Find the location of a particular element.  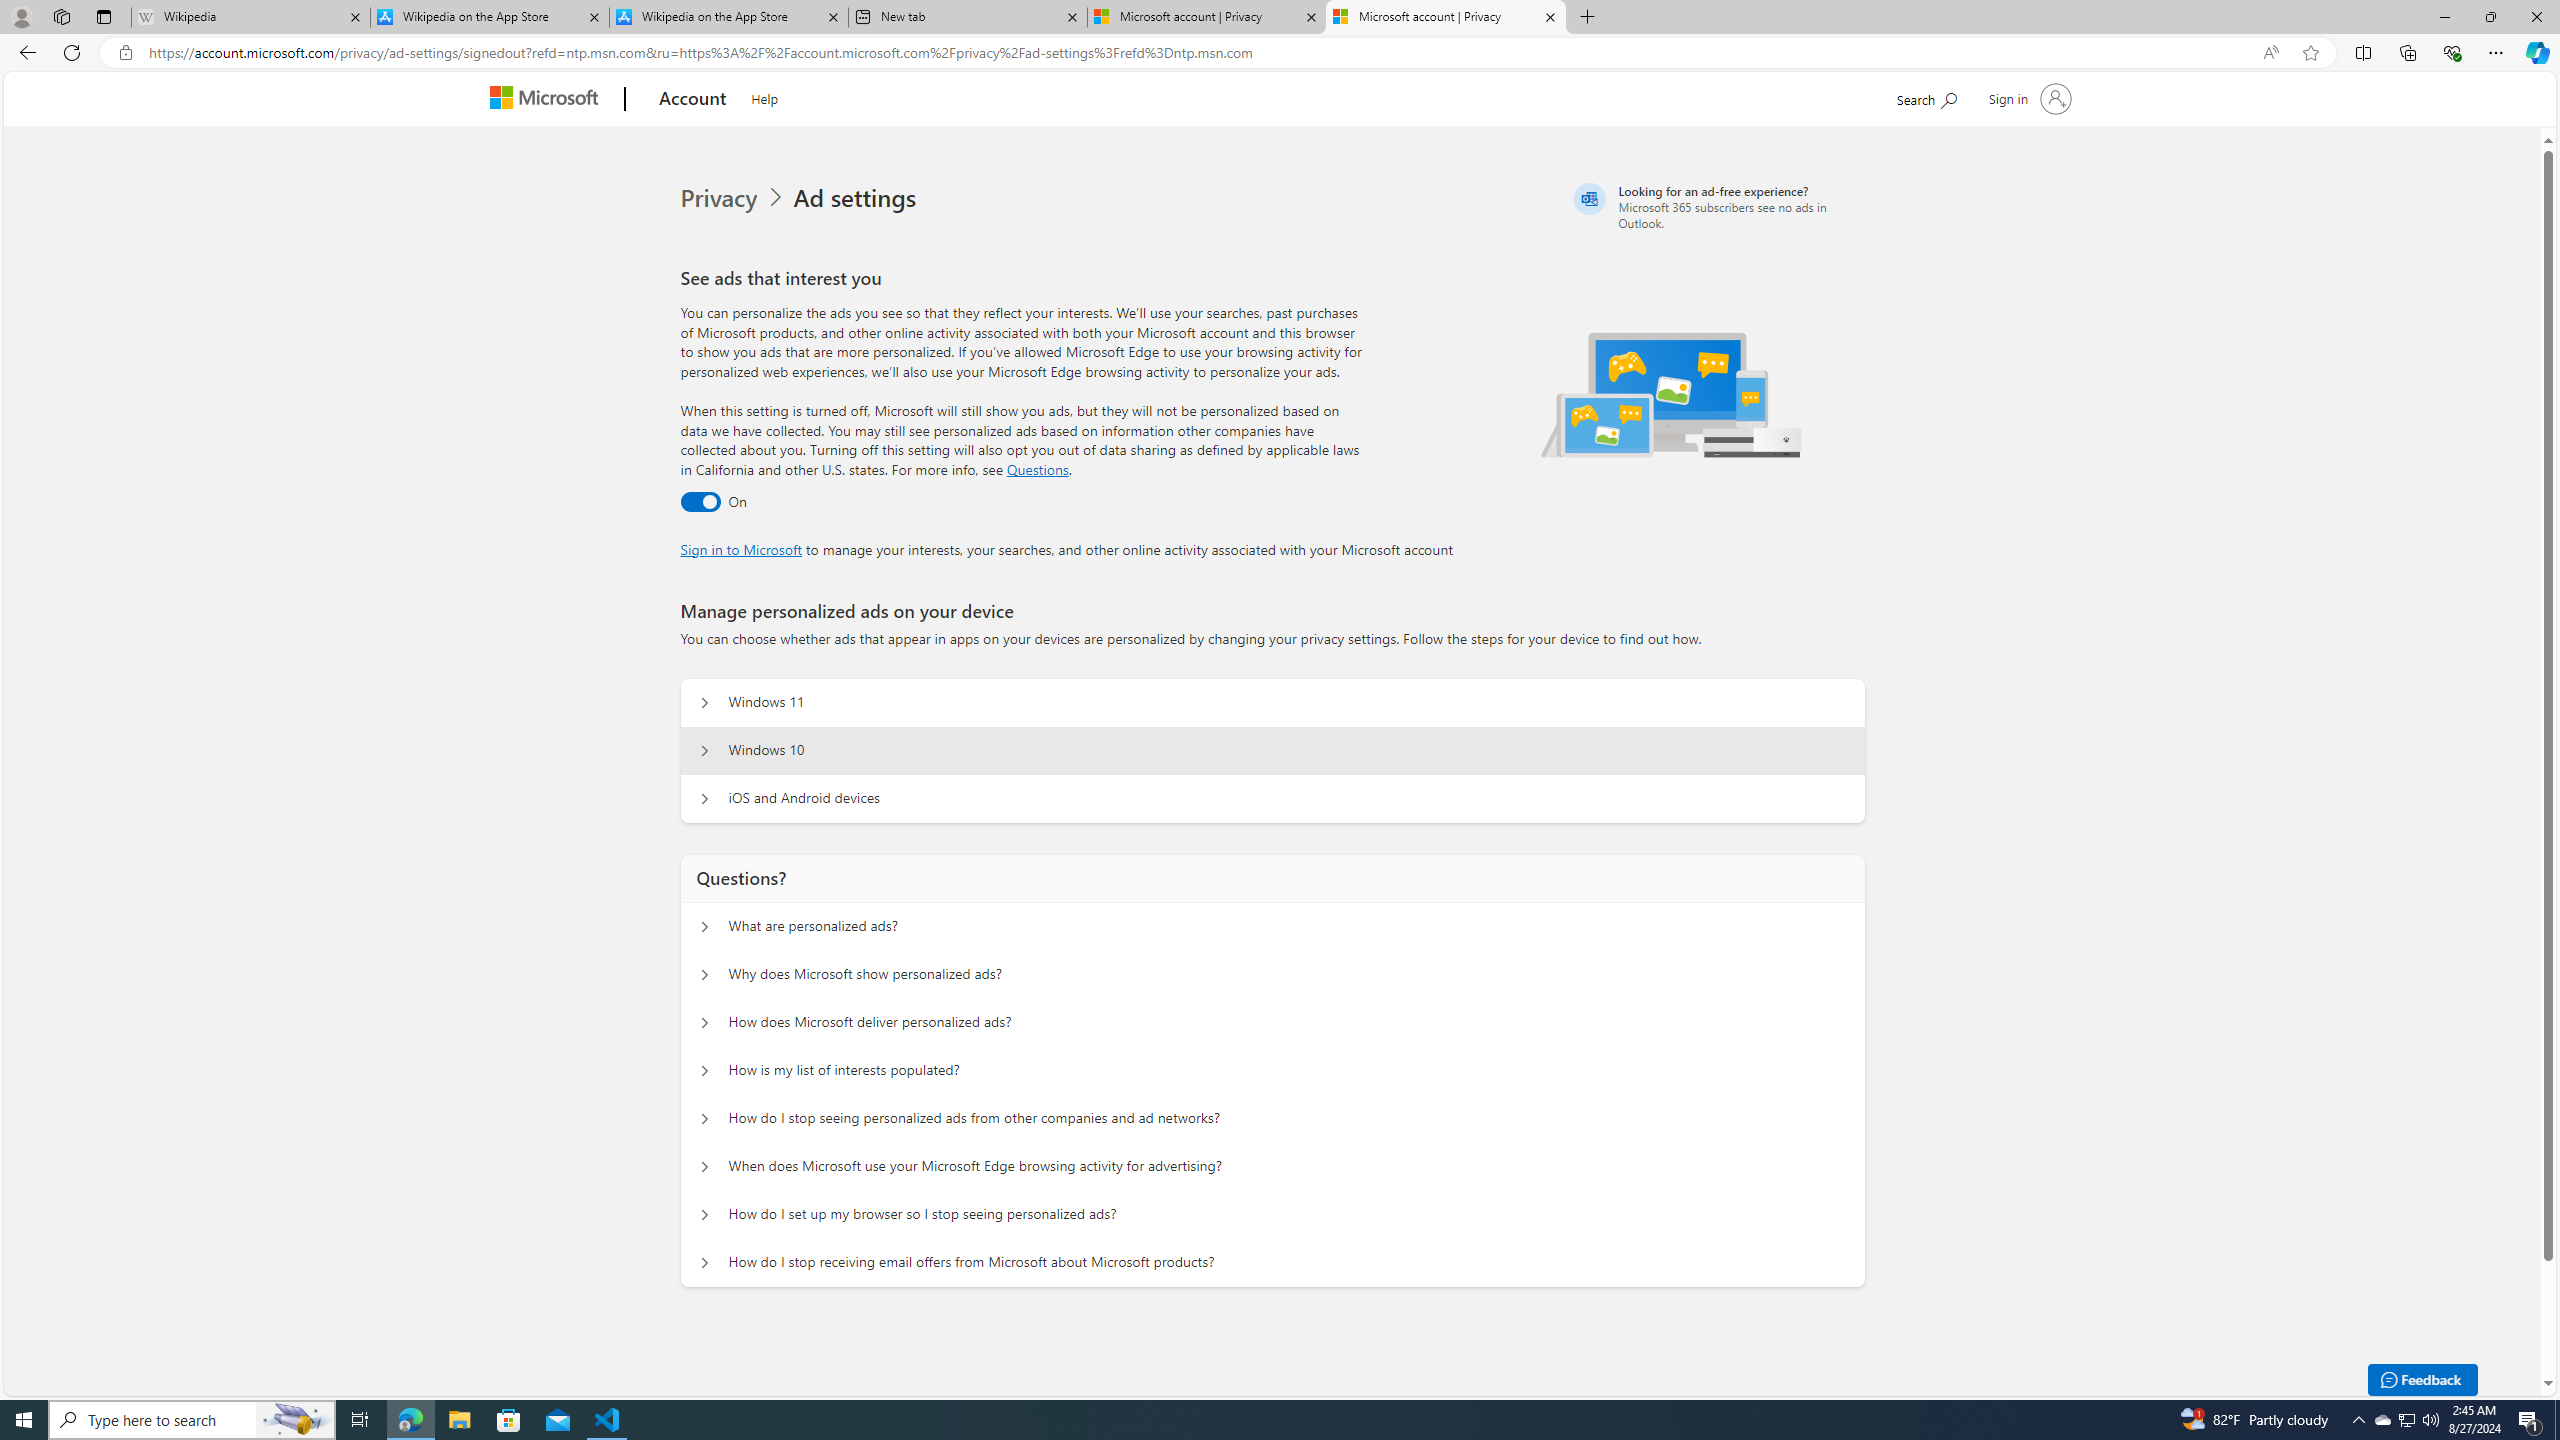

'Ad settings' is located at coordinates (857, 198).